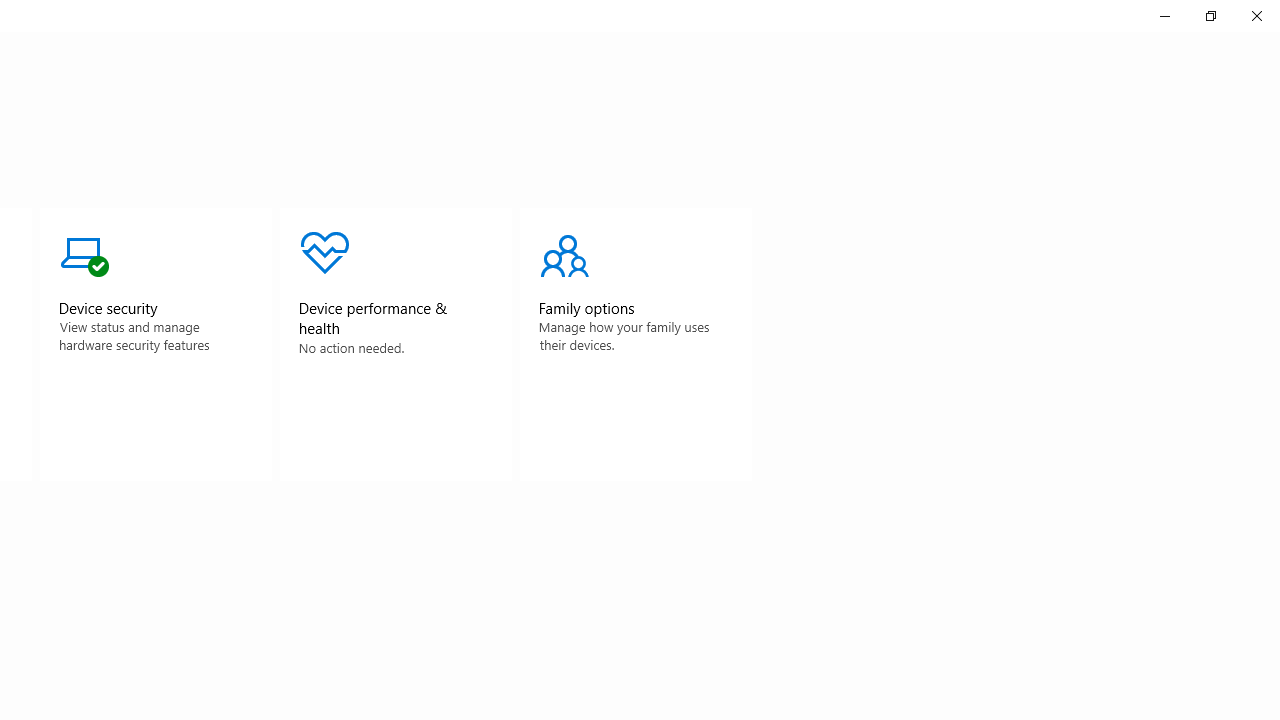 The height and width of the screenshot is (720, 1280). I want to click on 'Close Windows Security', so click(1255, 15).